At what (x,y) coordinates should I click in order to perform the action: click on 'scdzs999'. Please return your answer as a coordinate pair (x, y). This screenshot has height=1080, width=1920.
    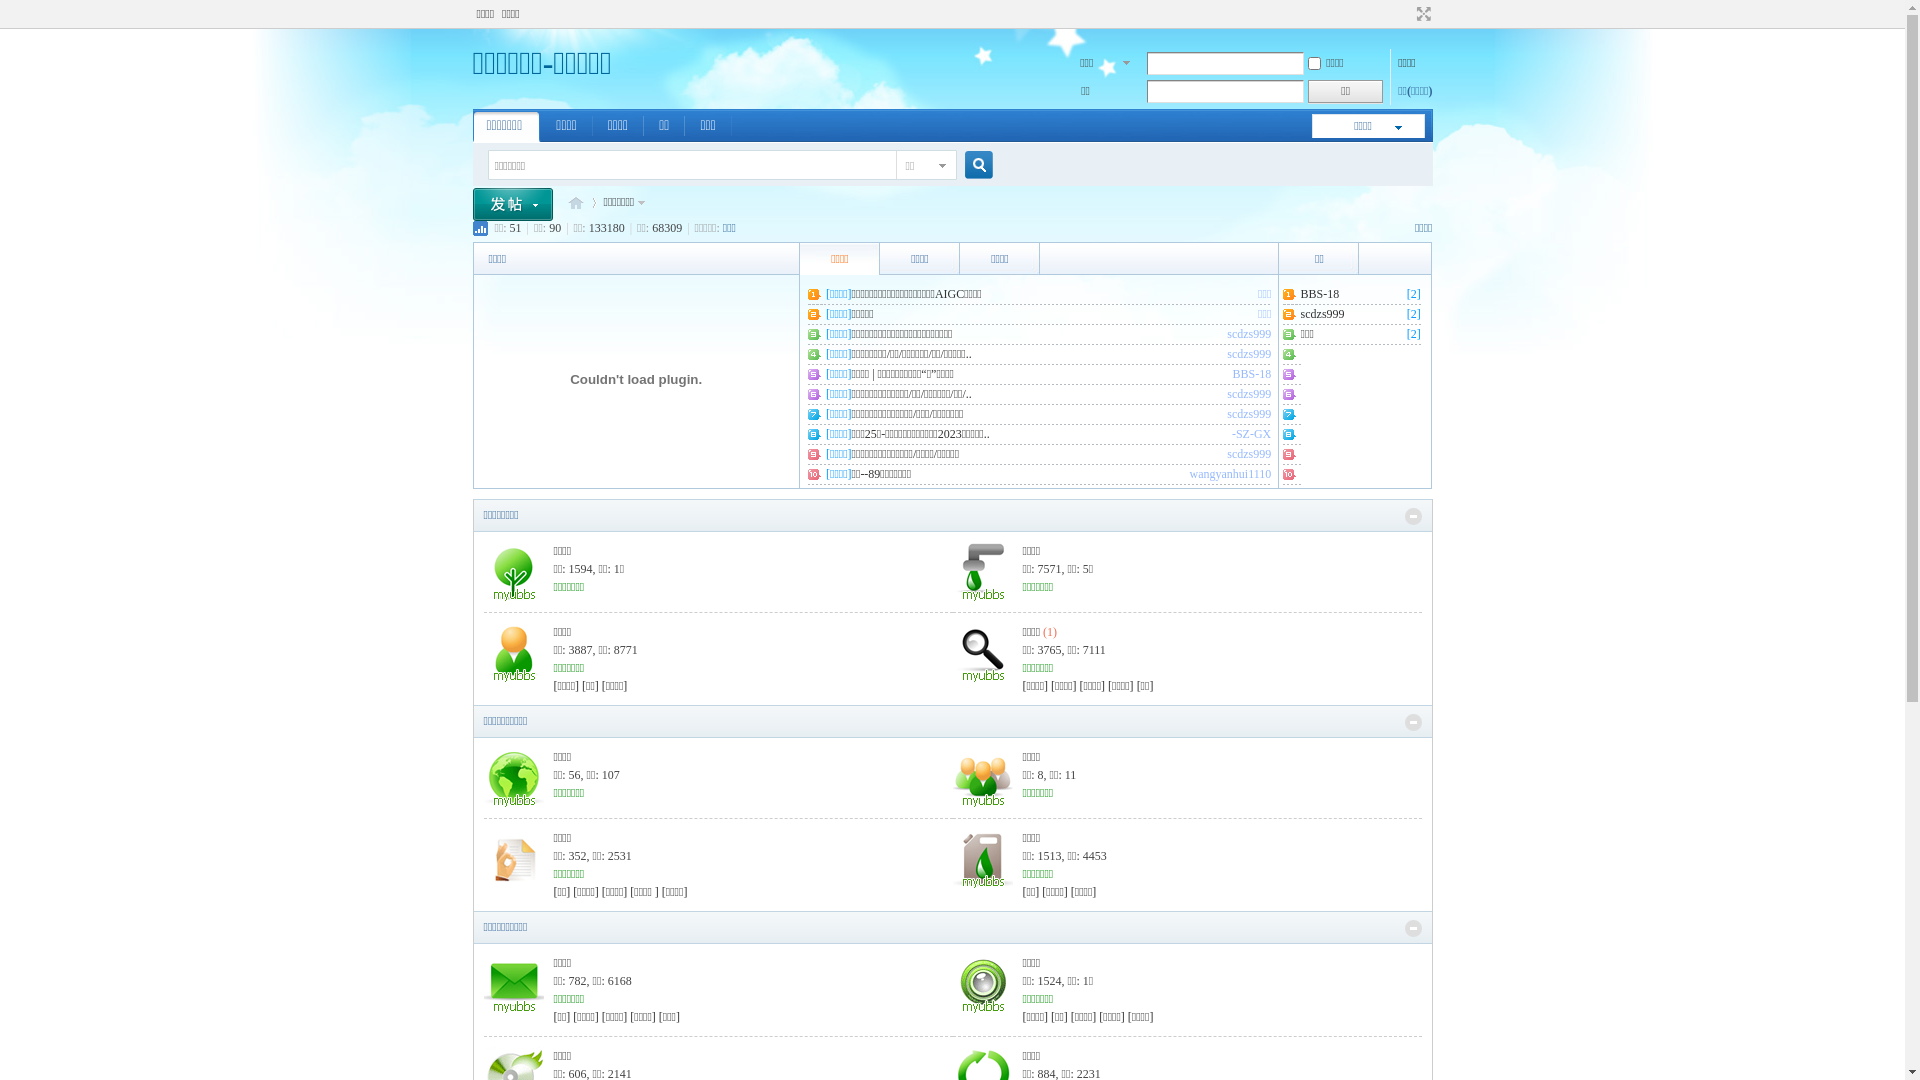
    Looking at the image, I should click on (1247, 333).